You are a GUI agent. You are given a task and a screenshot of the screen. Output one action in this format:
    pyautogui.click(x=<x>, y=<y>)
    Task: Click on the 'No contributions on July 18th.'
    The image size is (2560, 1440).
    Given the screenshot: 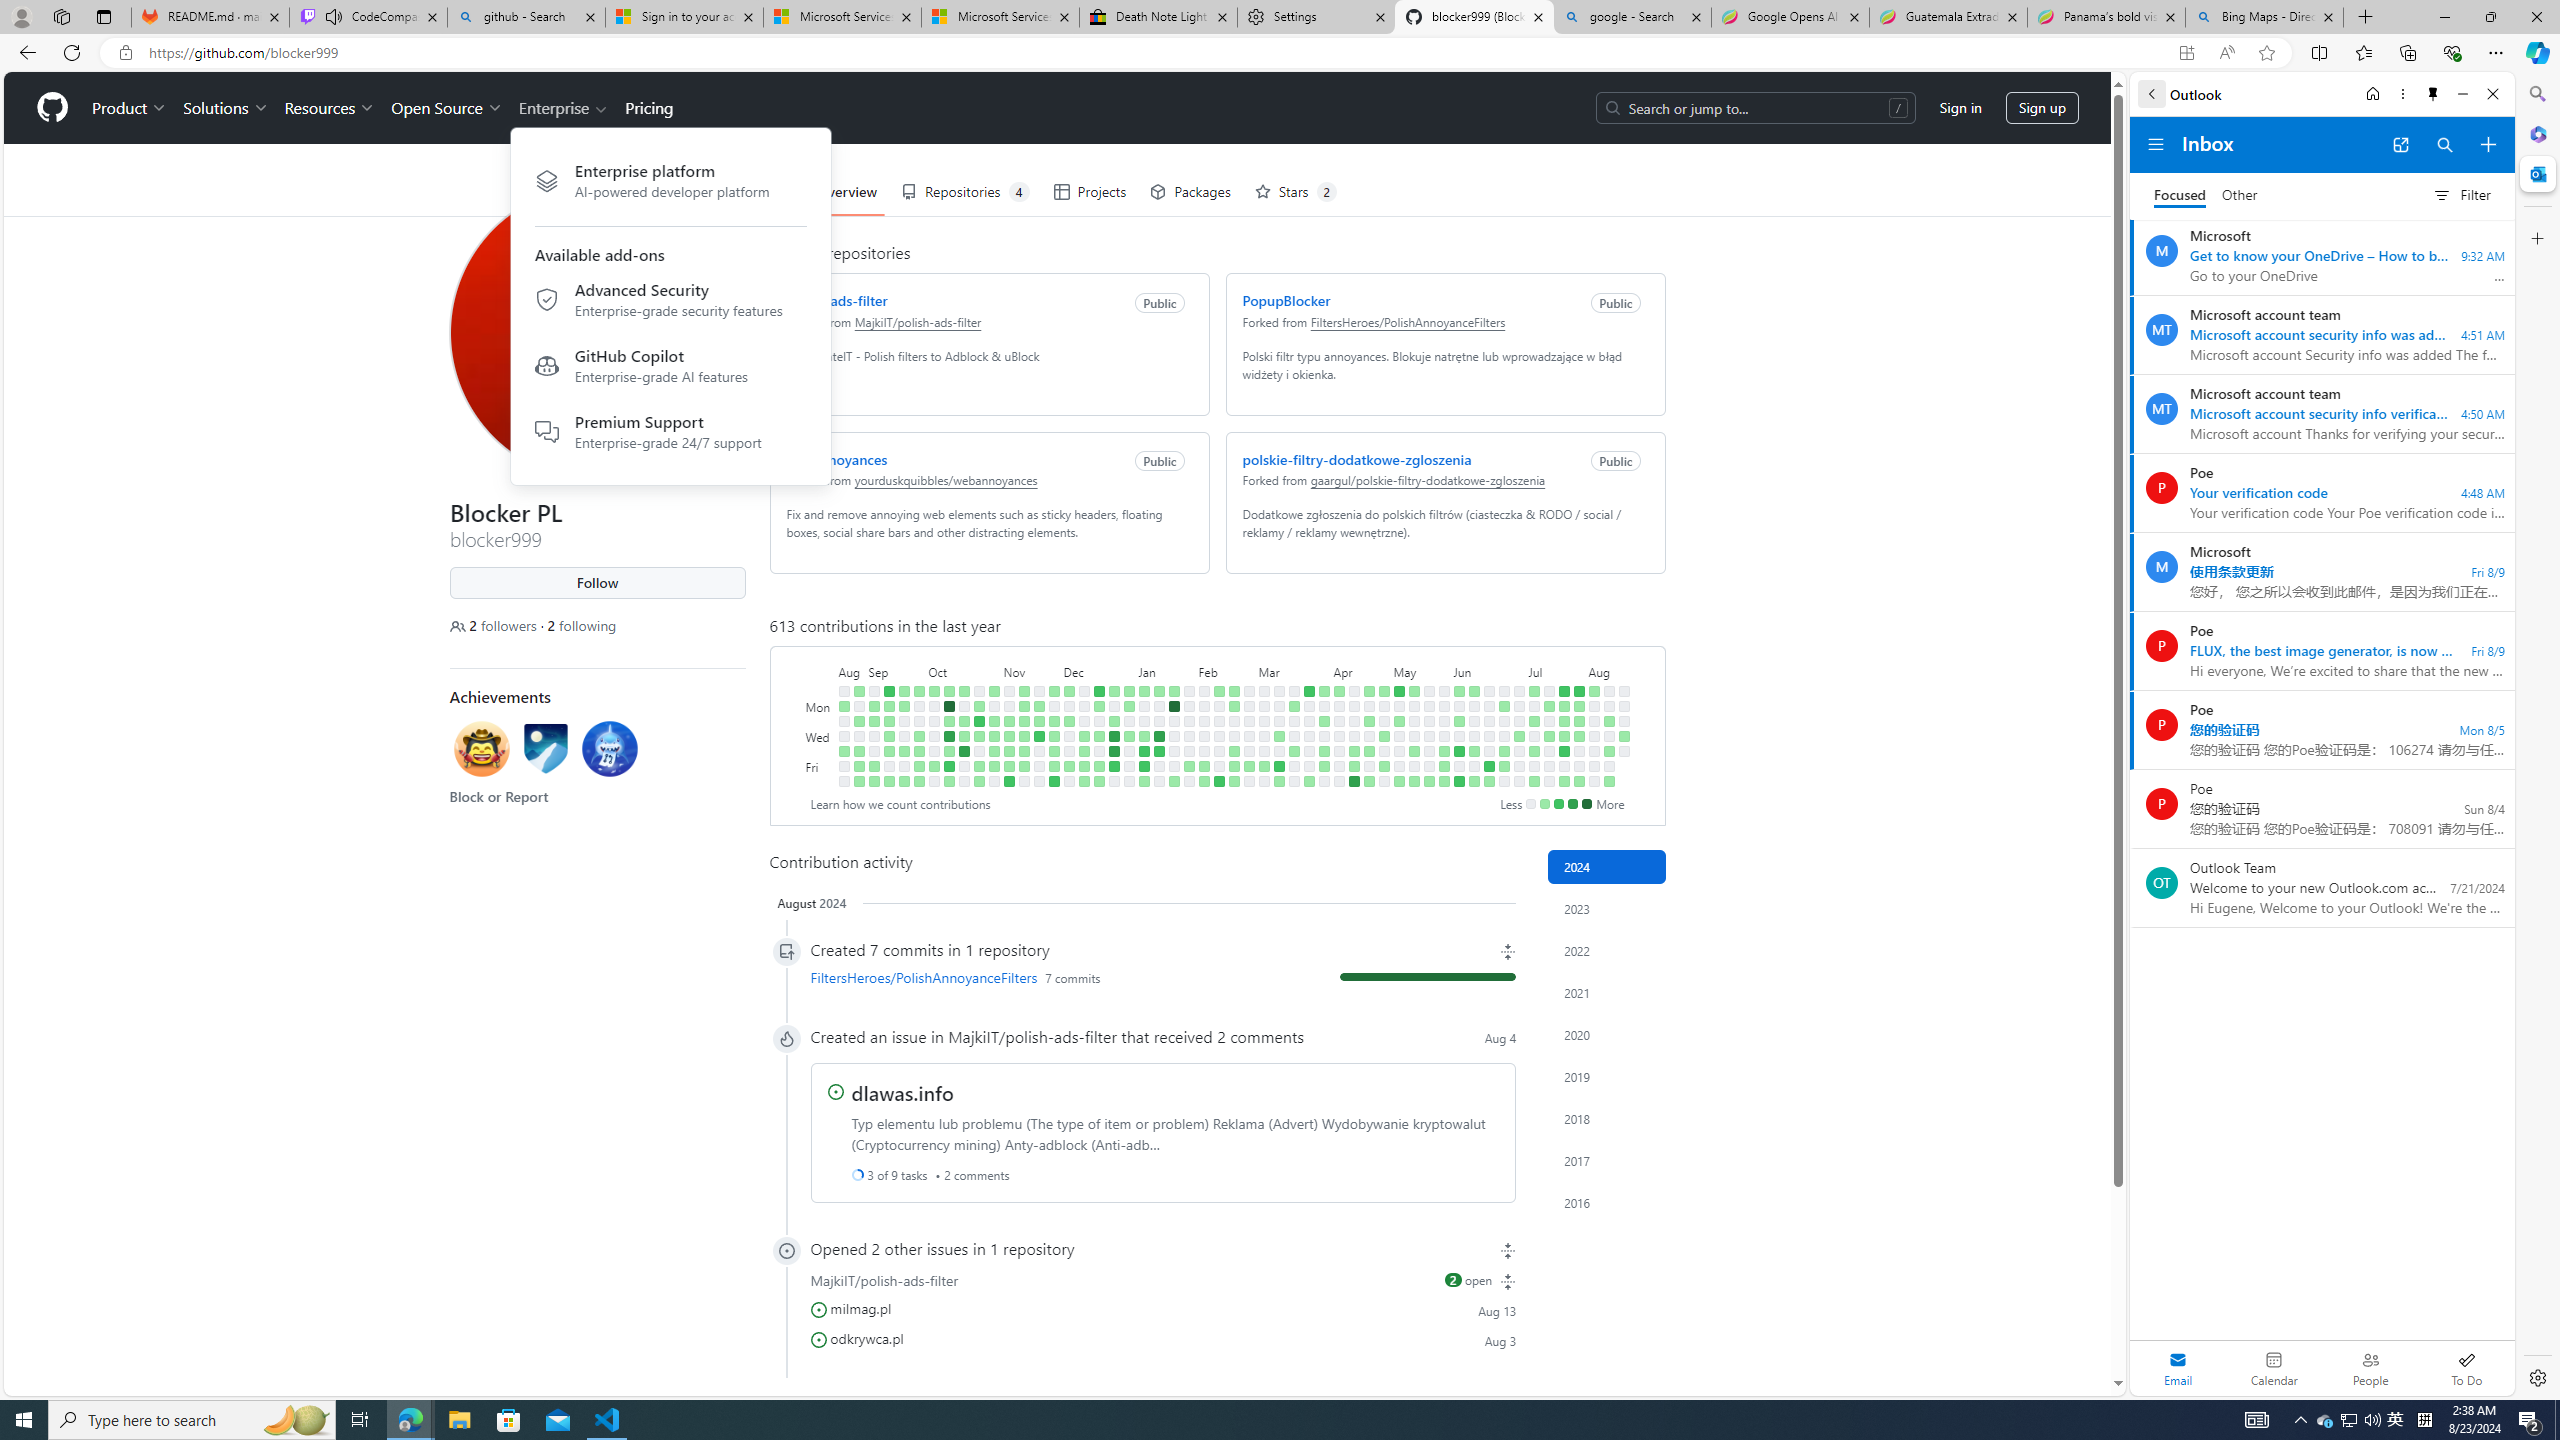 What is the action you would take?
    pyautogui.click(x=1548, y=750)
    